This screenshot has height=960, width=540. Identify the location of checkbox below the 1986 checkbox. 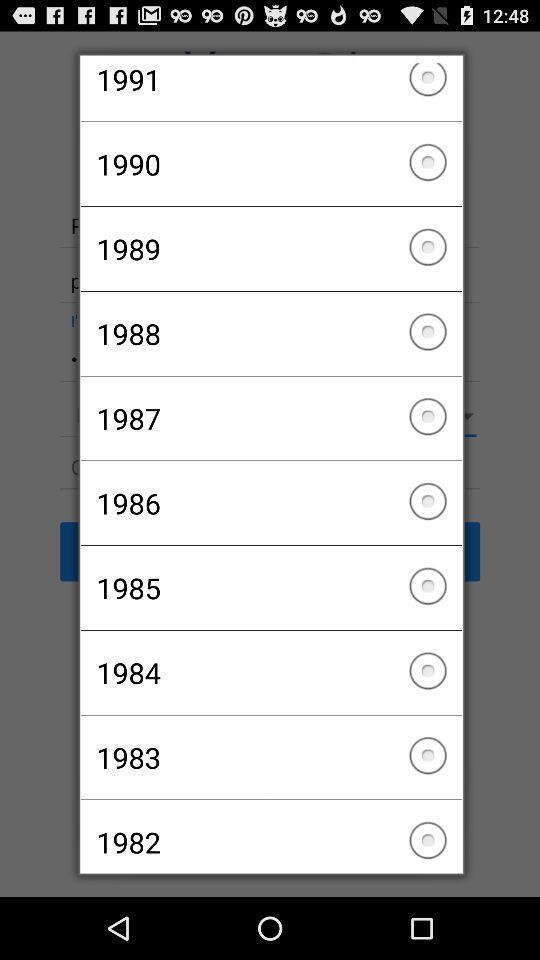
(270, 588).